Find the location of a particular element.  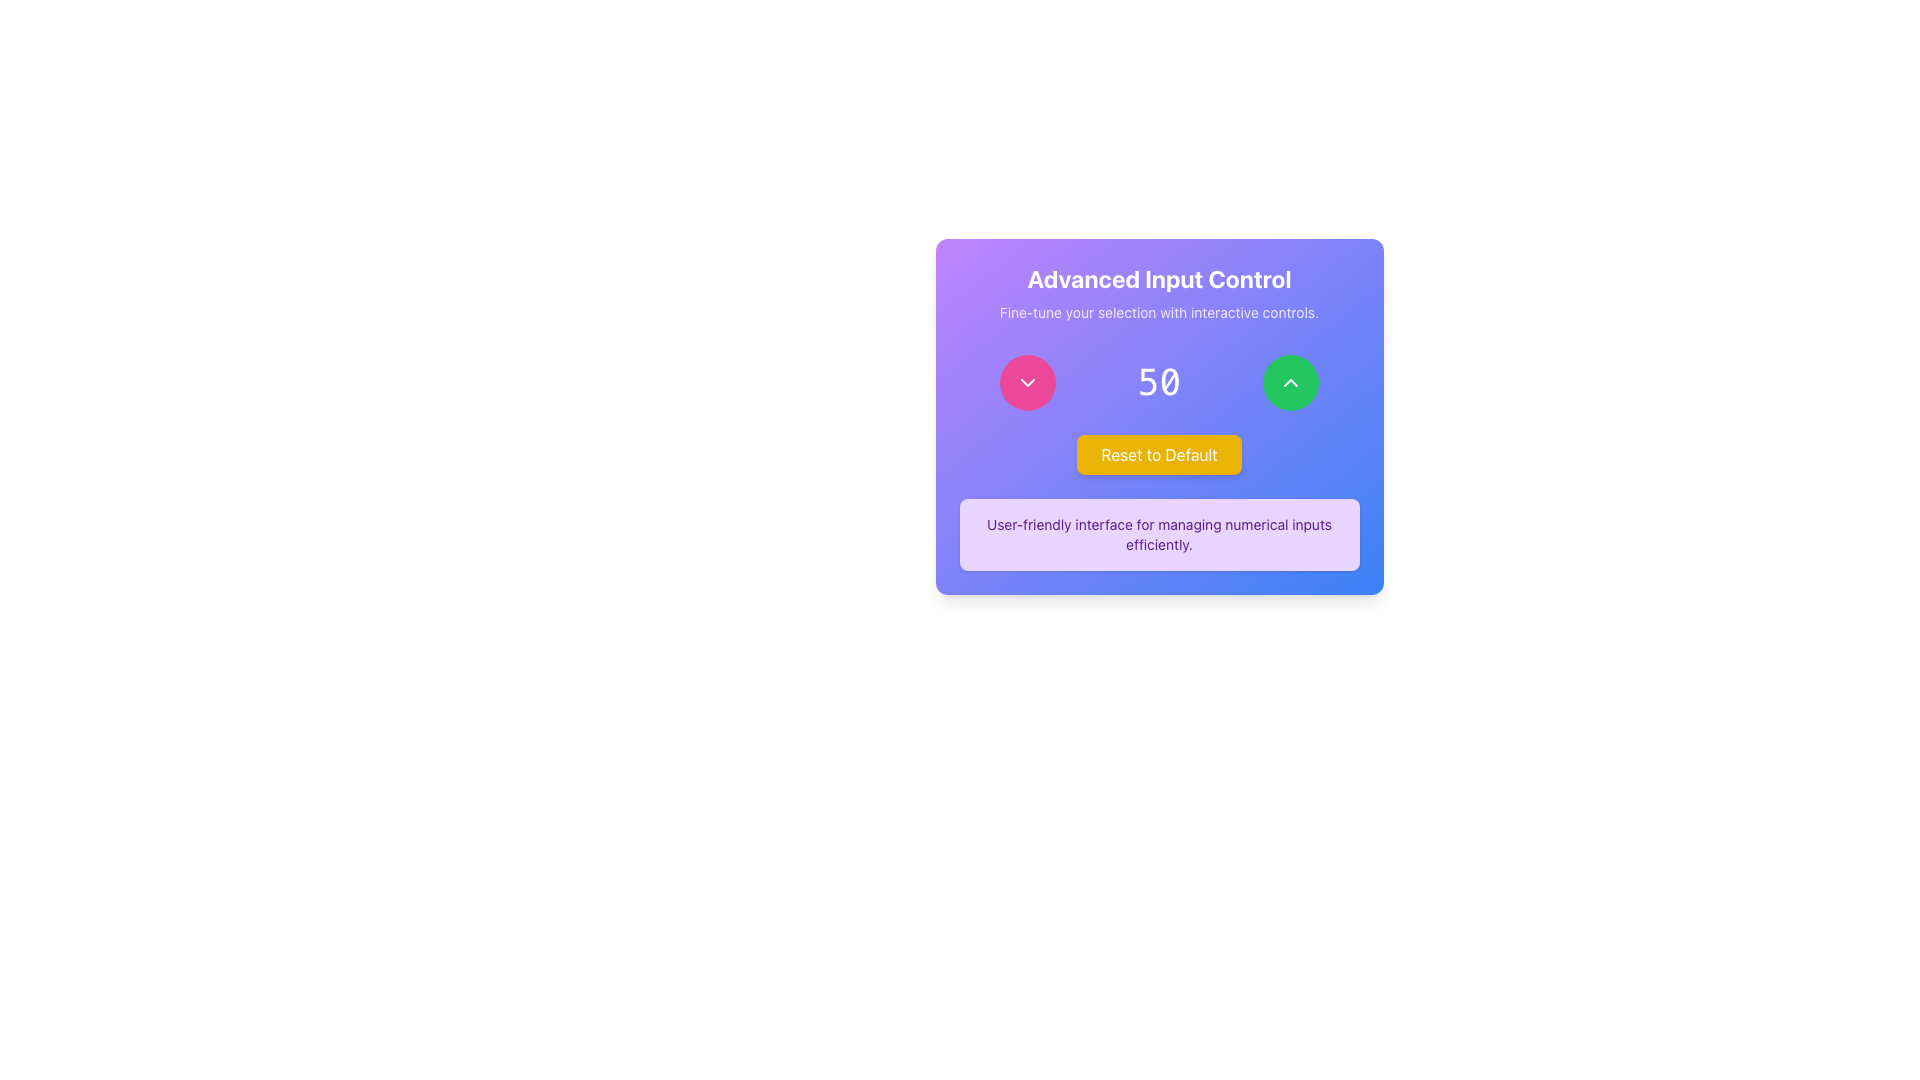

the button located to the right of the number '50' is located at coordinates (1290, 382).